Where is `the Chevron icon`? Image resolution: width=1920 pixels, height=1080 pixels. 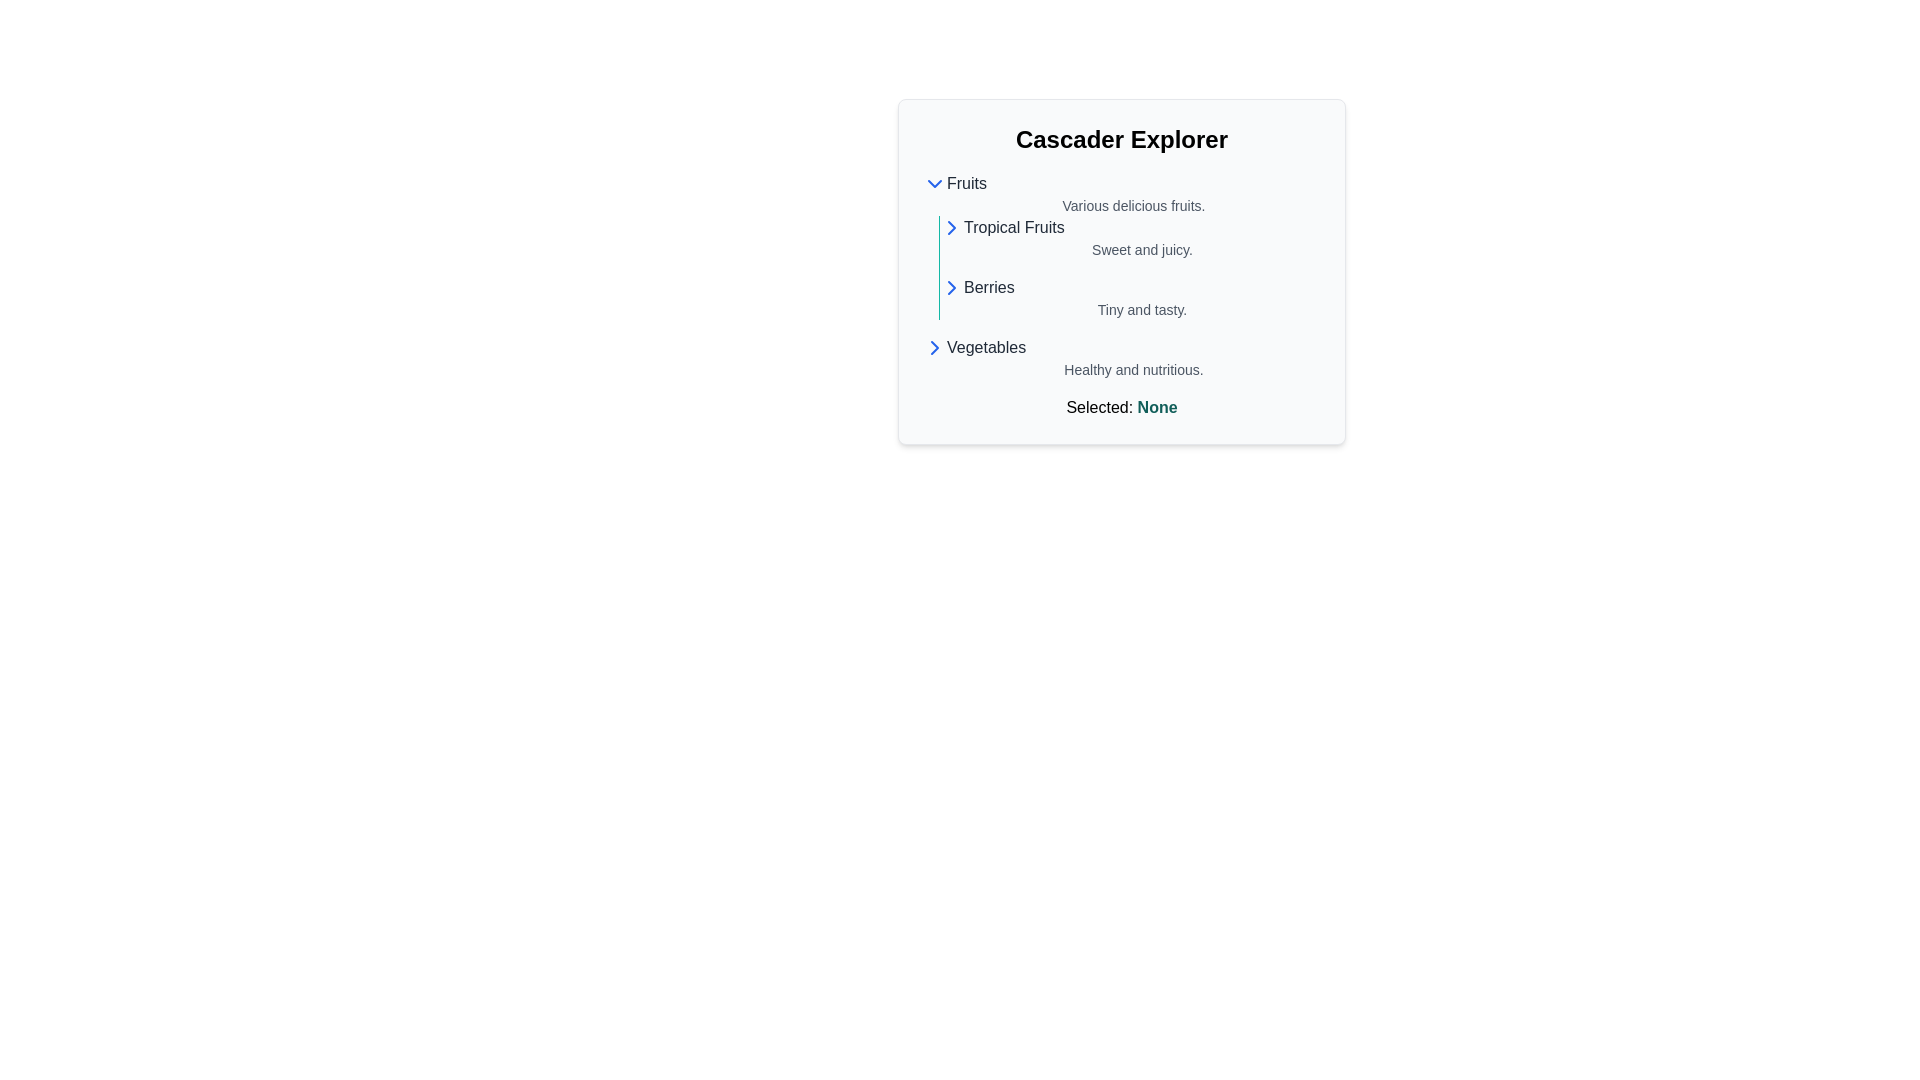
the Chevron icon is located at coordinates (950, 226).